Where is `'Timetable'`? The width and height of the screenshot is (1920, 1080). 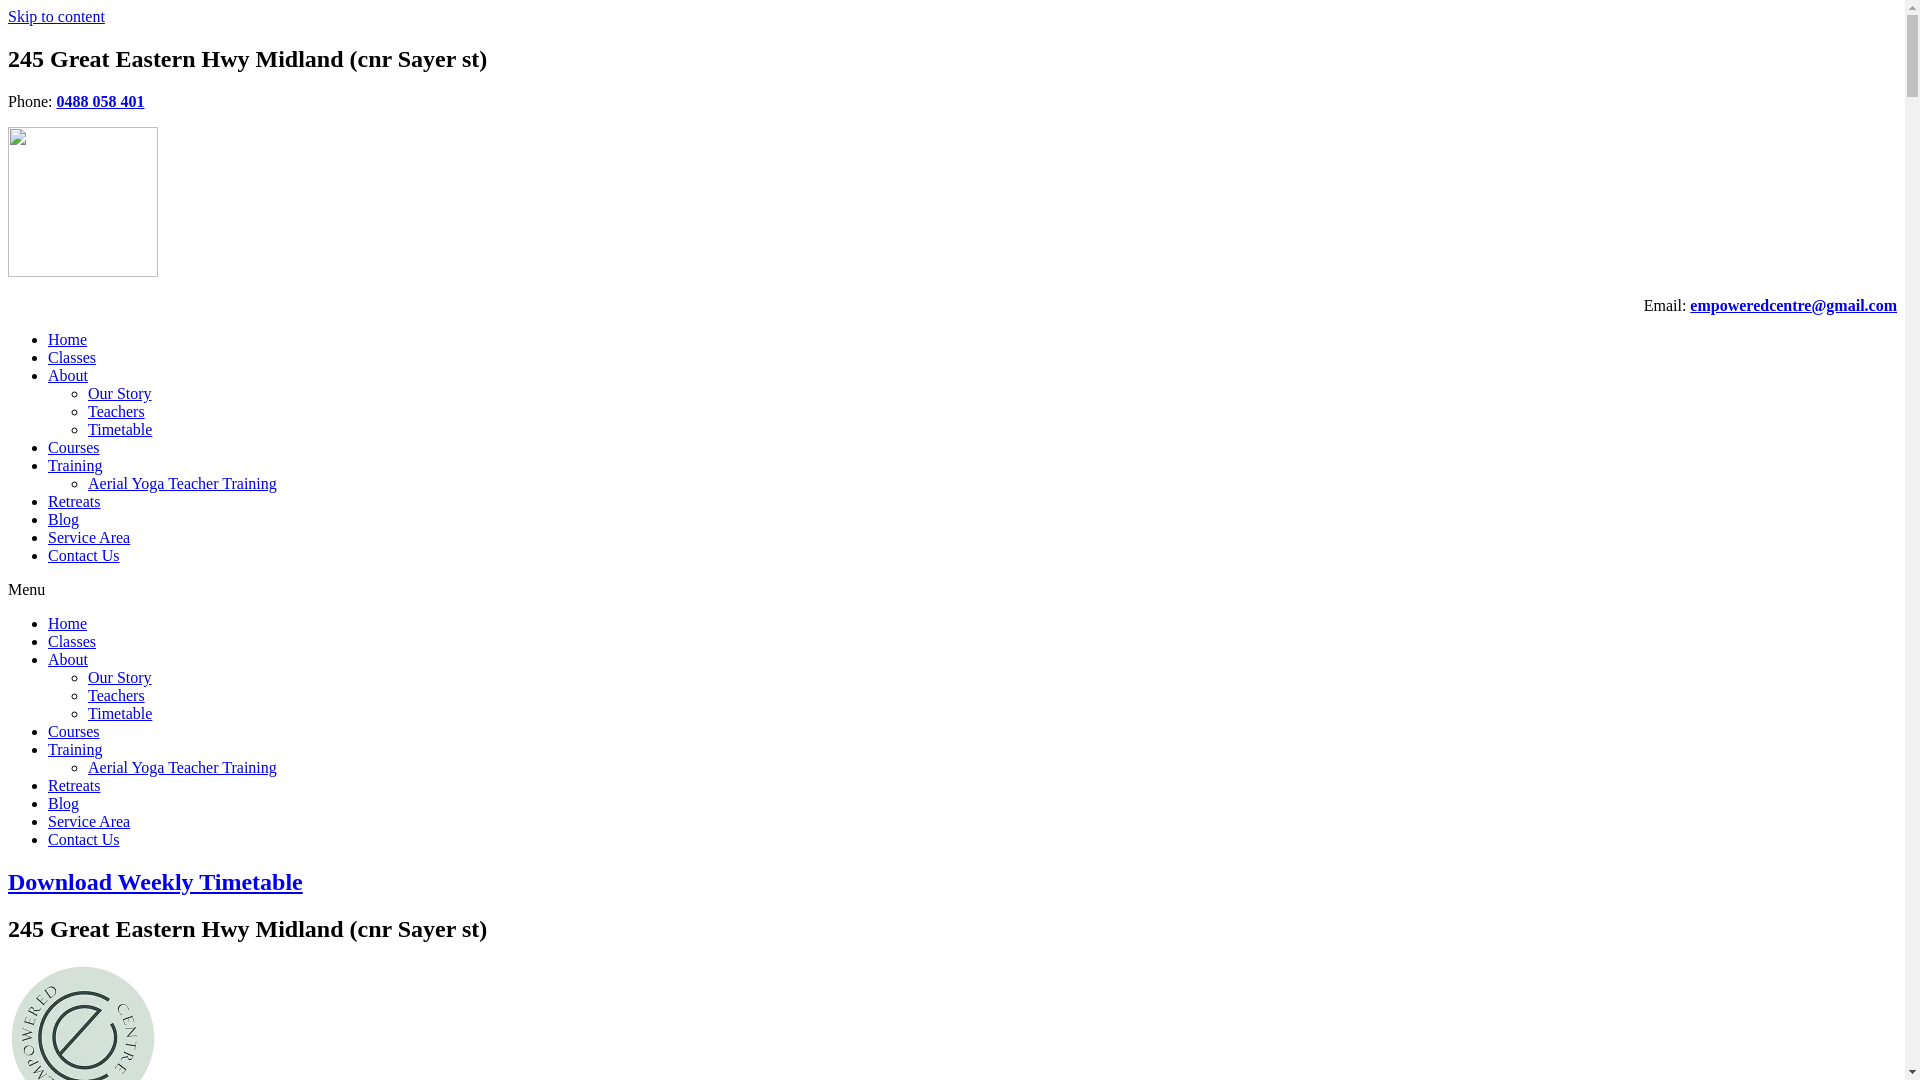 'Timetable' is located at coordinates (119, 428).